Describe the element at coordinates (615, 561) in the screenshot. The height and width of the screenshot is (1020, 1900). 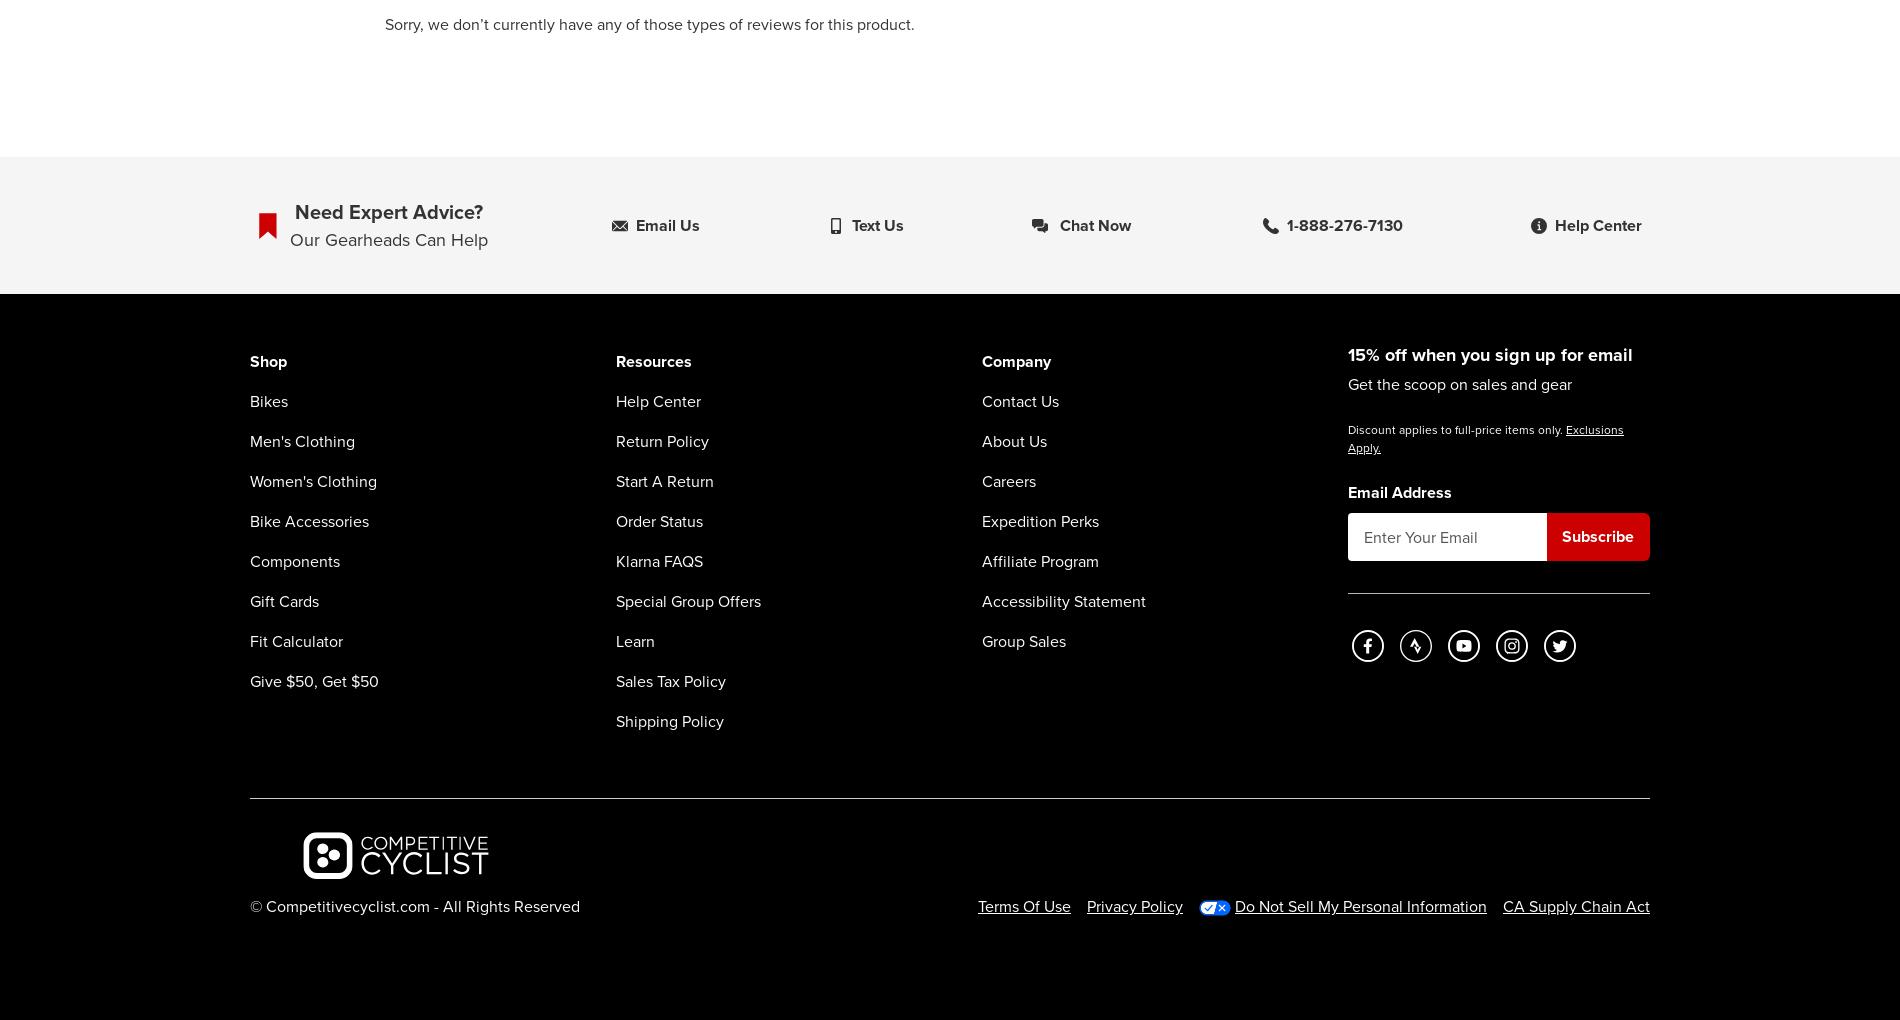
I see `'Klarna FAQS'` at that location.